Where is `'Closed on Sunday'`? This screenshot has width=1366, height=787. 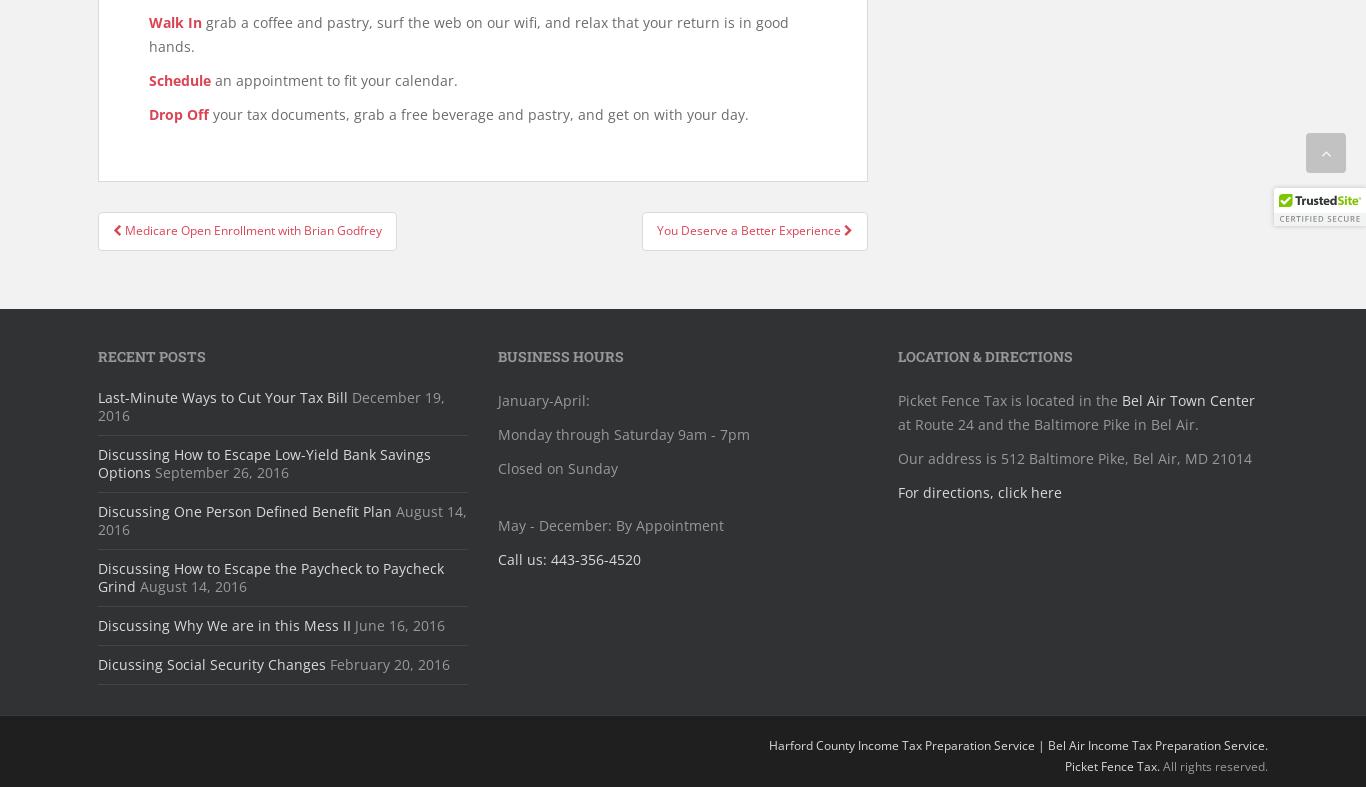
'Closed on Sunday' is located at coordinates (498, 467).